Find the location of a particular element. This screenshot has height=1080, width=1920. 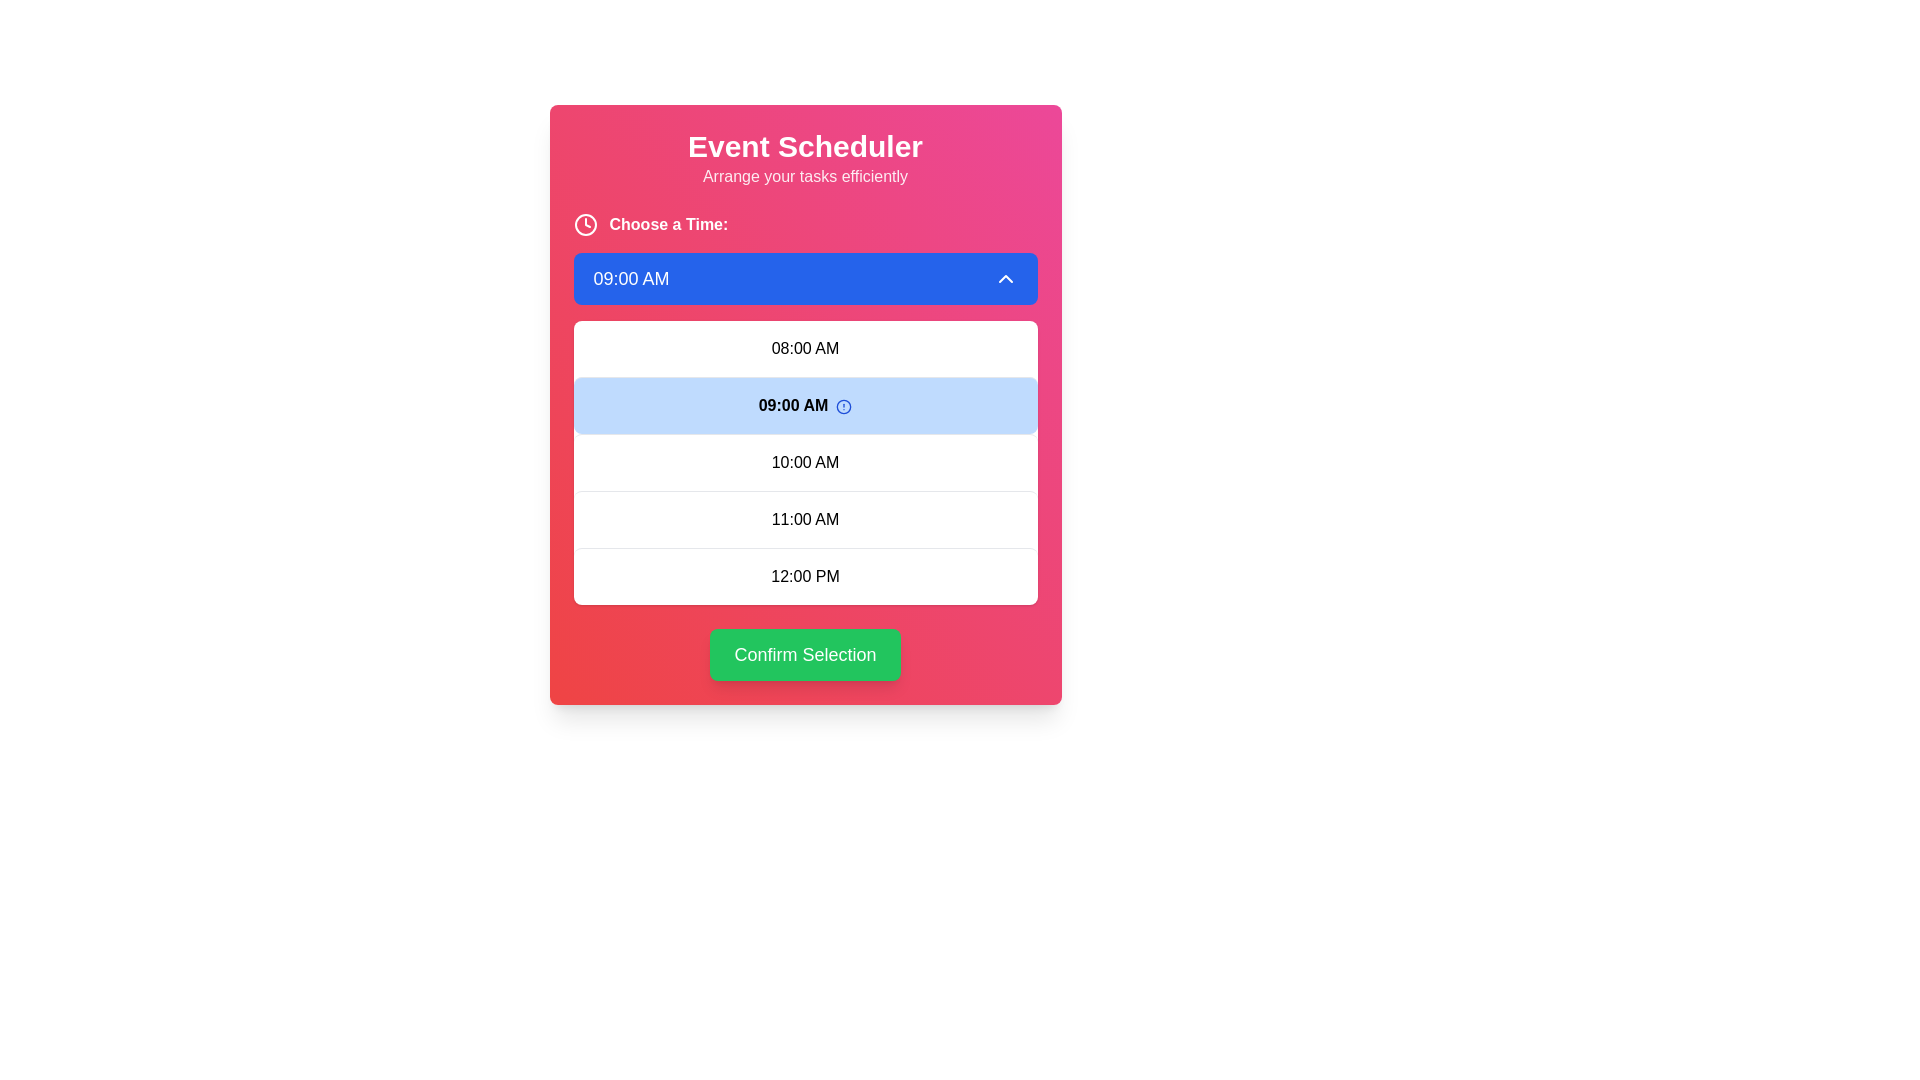

the dropdown menu below the blue dropdown labeled '09:00 AM' in the 'Choose a Time:' section is located at coordinates (805, 462).